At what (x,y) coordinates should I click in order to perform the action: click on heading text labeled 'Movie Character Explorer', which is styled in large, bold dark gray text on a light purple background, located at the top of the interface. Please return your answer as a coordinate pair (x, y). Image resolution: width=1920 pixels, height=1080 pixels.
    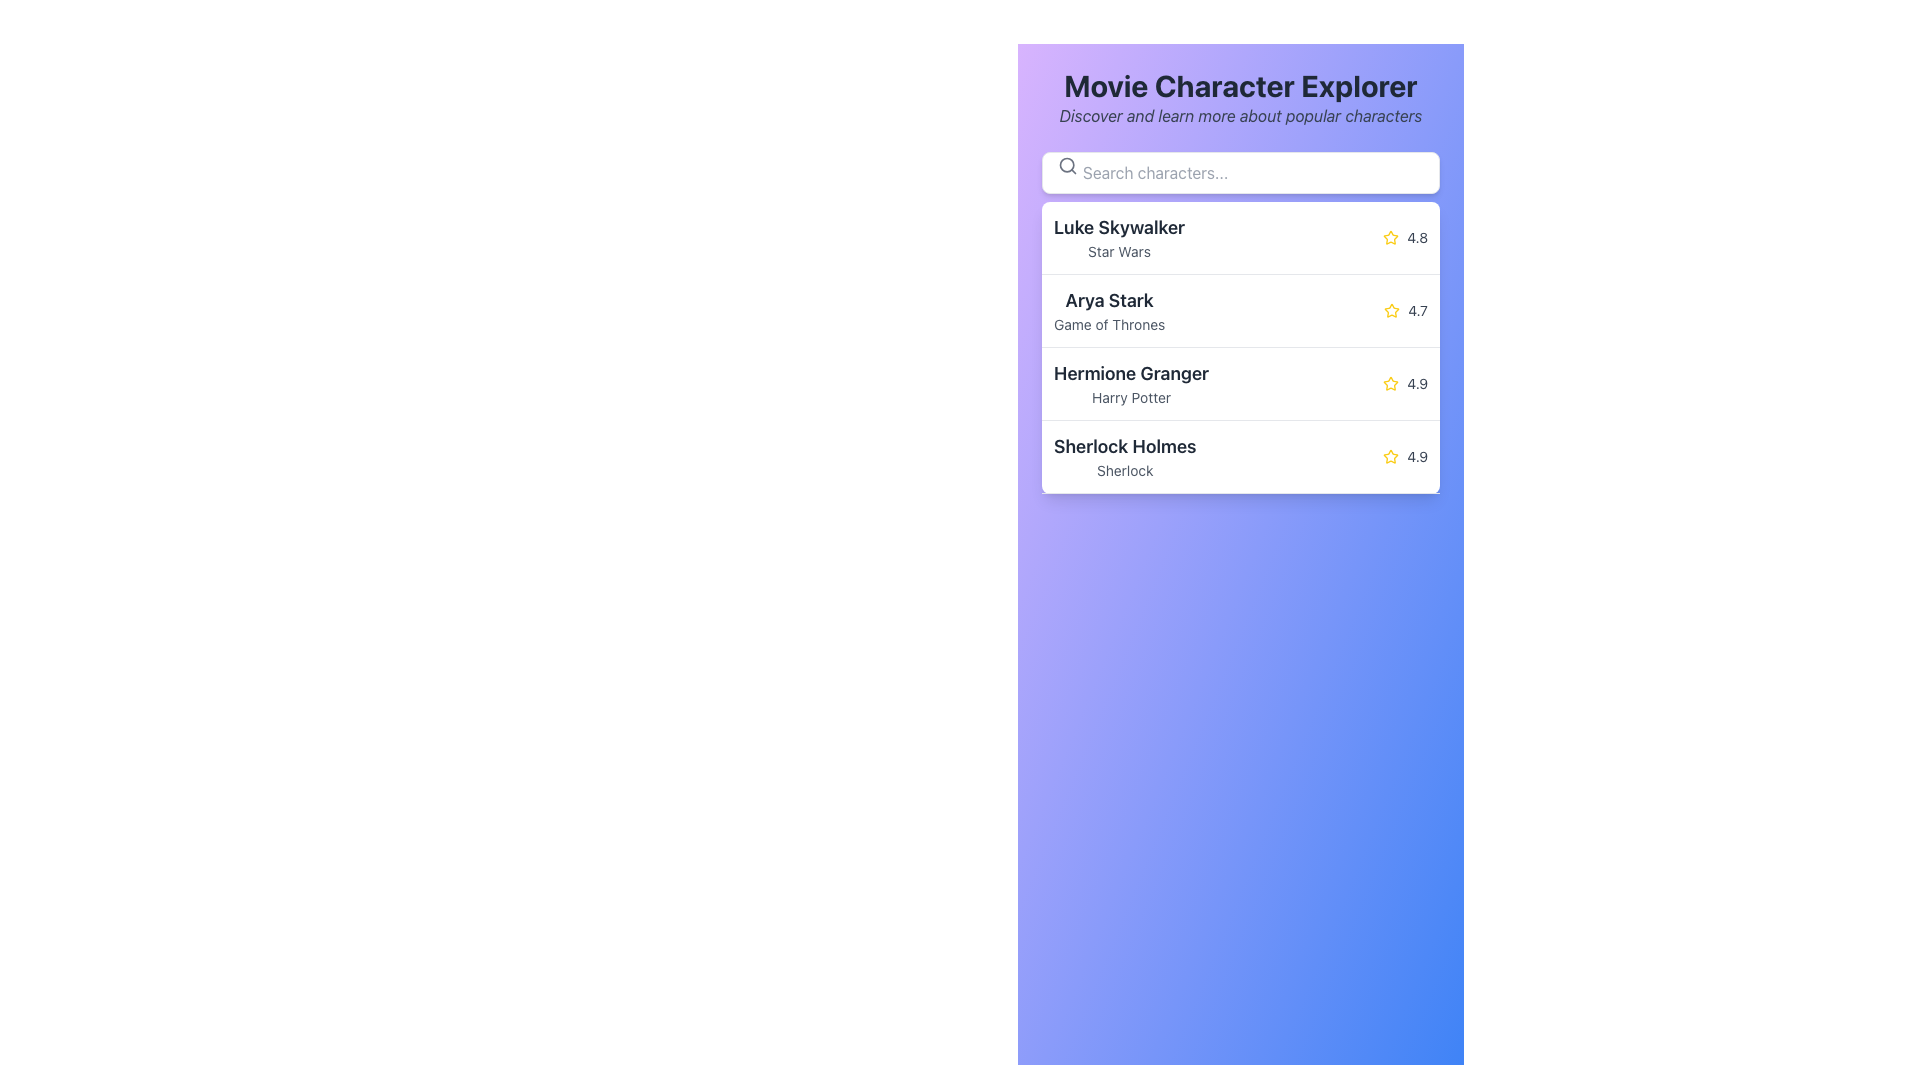
    Looking at the image, I should click on (1239, 84).